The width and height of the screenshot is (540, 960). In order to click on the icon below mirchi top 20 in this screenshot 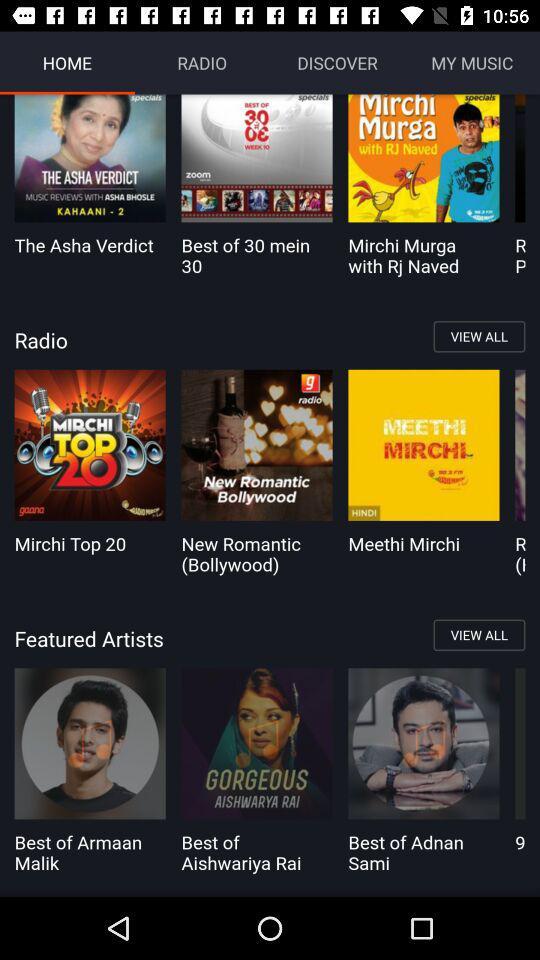, I will do `click(270, 637)`.